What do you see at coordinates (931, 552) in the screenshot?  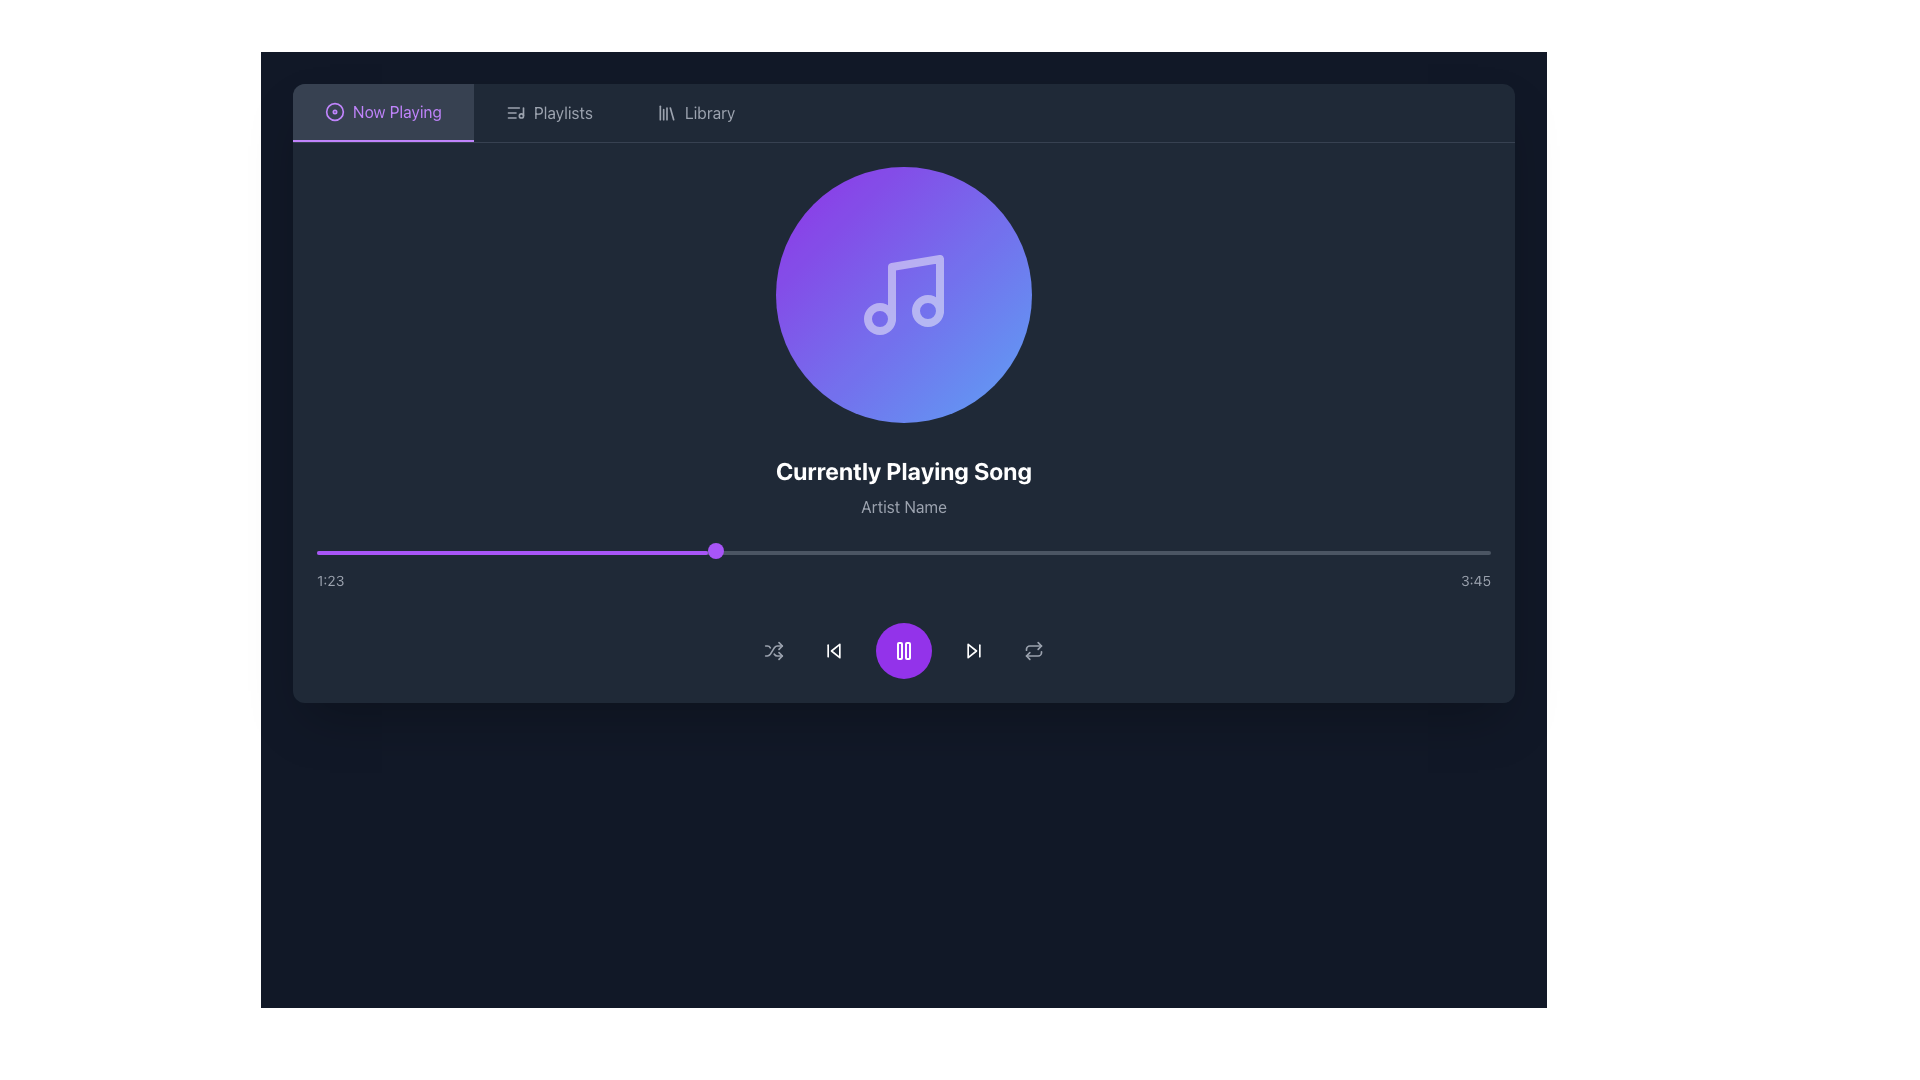 I see `the playback position` at bounding box center [931, 552].